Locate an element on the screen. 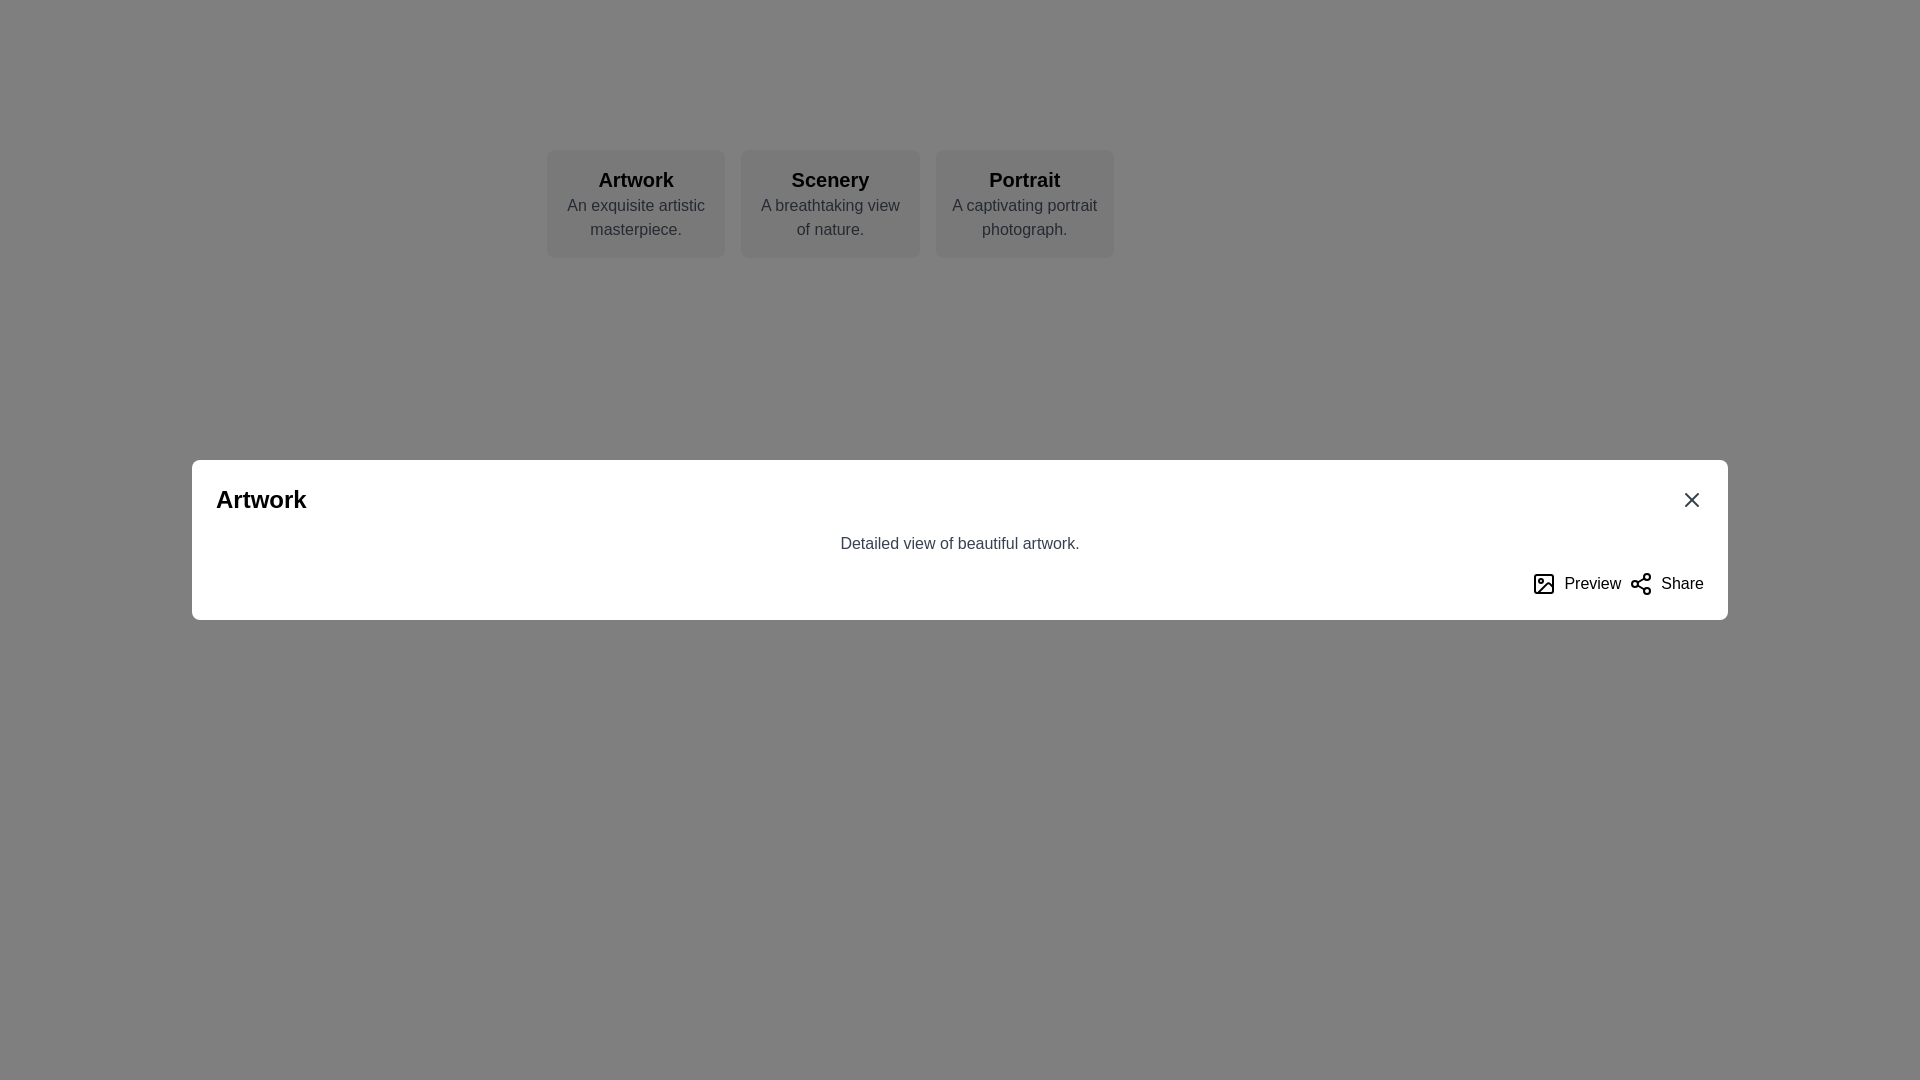 This screenshot has height=1080, width=1920. the 'Preview' button, which is a primary button with a black bold text label and an image icon on its left, located to the left of the 'Share' button is located at coordinates (1575, 583).